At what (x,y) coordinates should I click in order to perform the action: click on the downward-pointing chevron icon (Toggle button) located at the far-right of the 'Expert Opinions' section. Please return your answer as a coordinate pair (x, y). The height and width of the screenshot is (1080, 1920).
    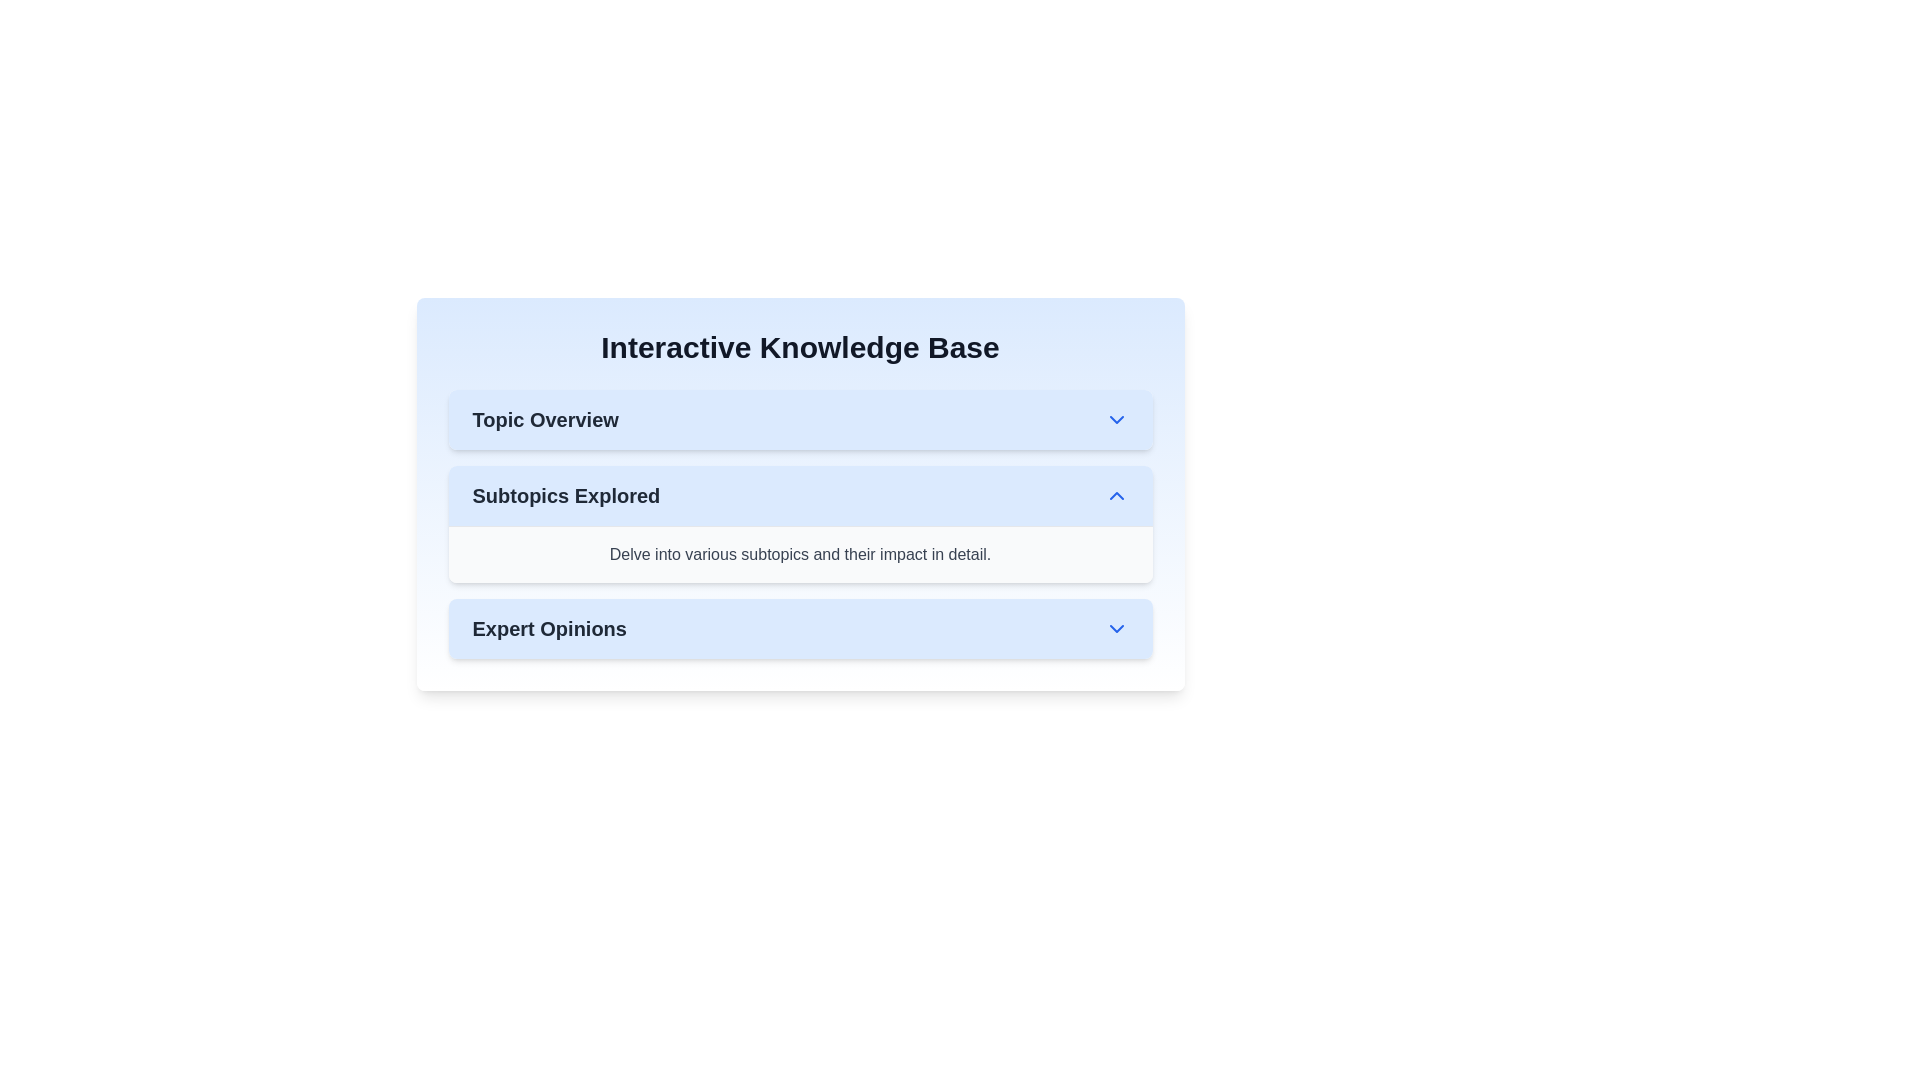
    Looking at the image, I should click on (1115, 627).